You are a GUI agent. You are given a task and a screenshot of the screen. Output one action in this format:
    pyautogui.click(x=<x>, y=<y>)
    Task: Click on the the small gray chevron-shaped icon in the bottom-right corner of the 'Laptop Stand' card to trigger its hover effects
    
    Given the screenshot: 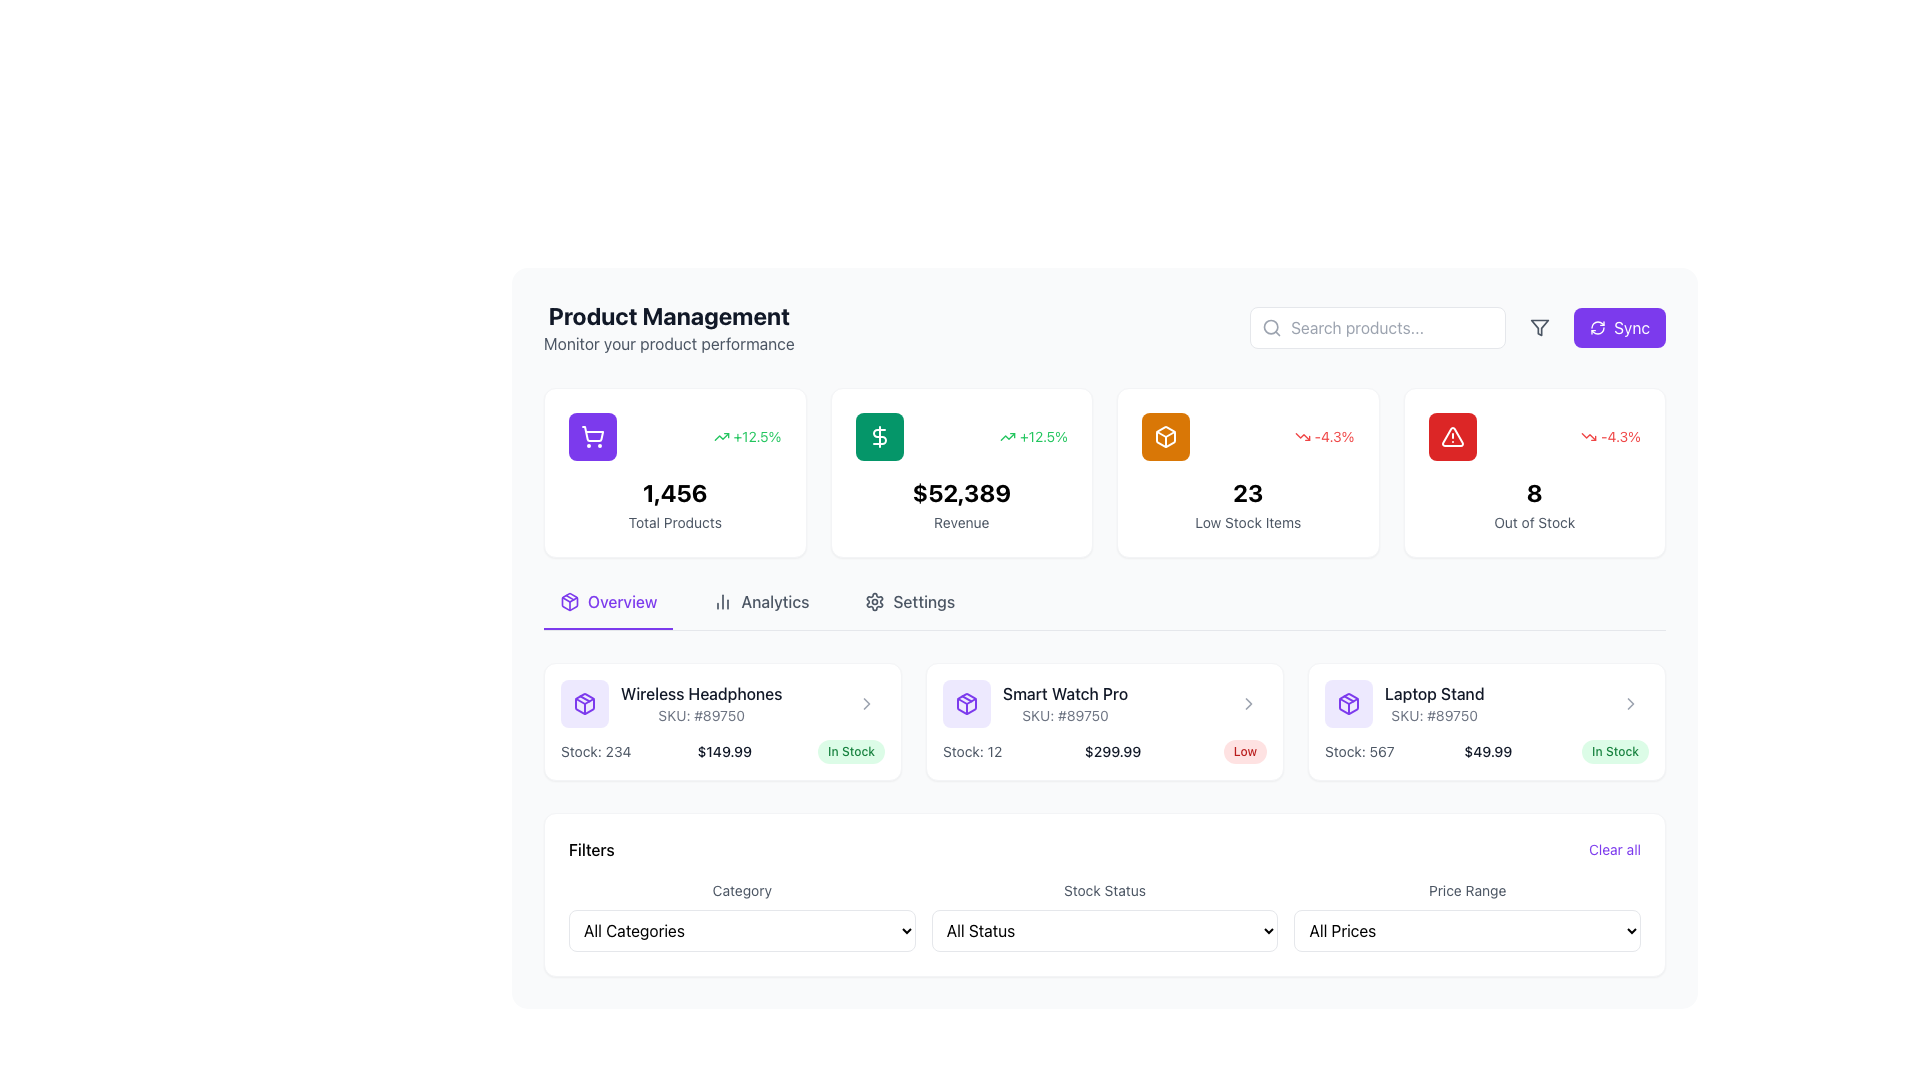 What is the action you would take?
    pyautogui.click(x=1631, y=703)
    